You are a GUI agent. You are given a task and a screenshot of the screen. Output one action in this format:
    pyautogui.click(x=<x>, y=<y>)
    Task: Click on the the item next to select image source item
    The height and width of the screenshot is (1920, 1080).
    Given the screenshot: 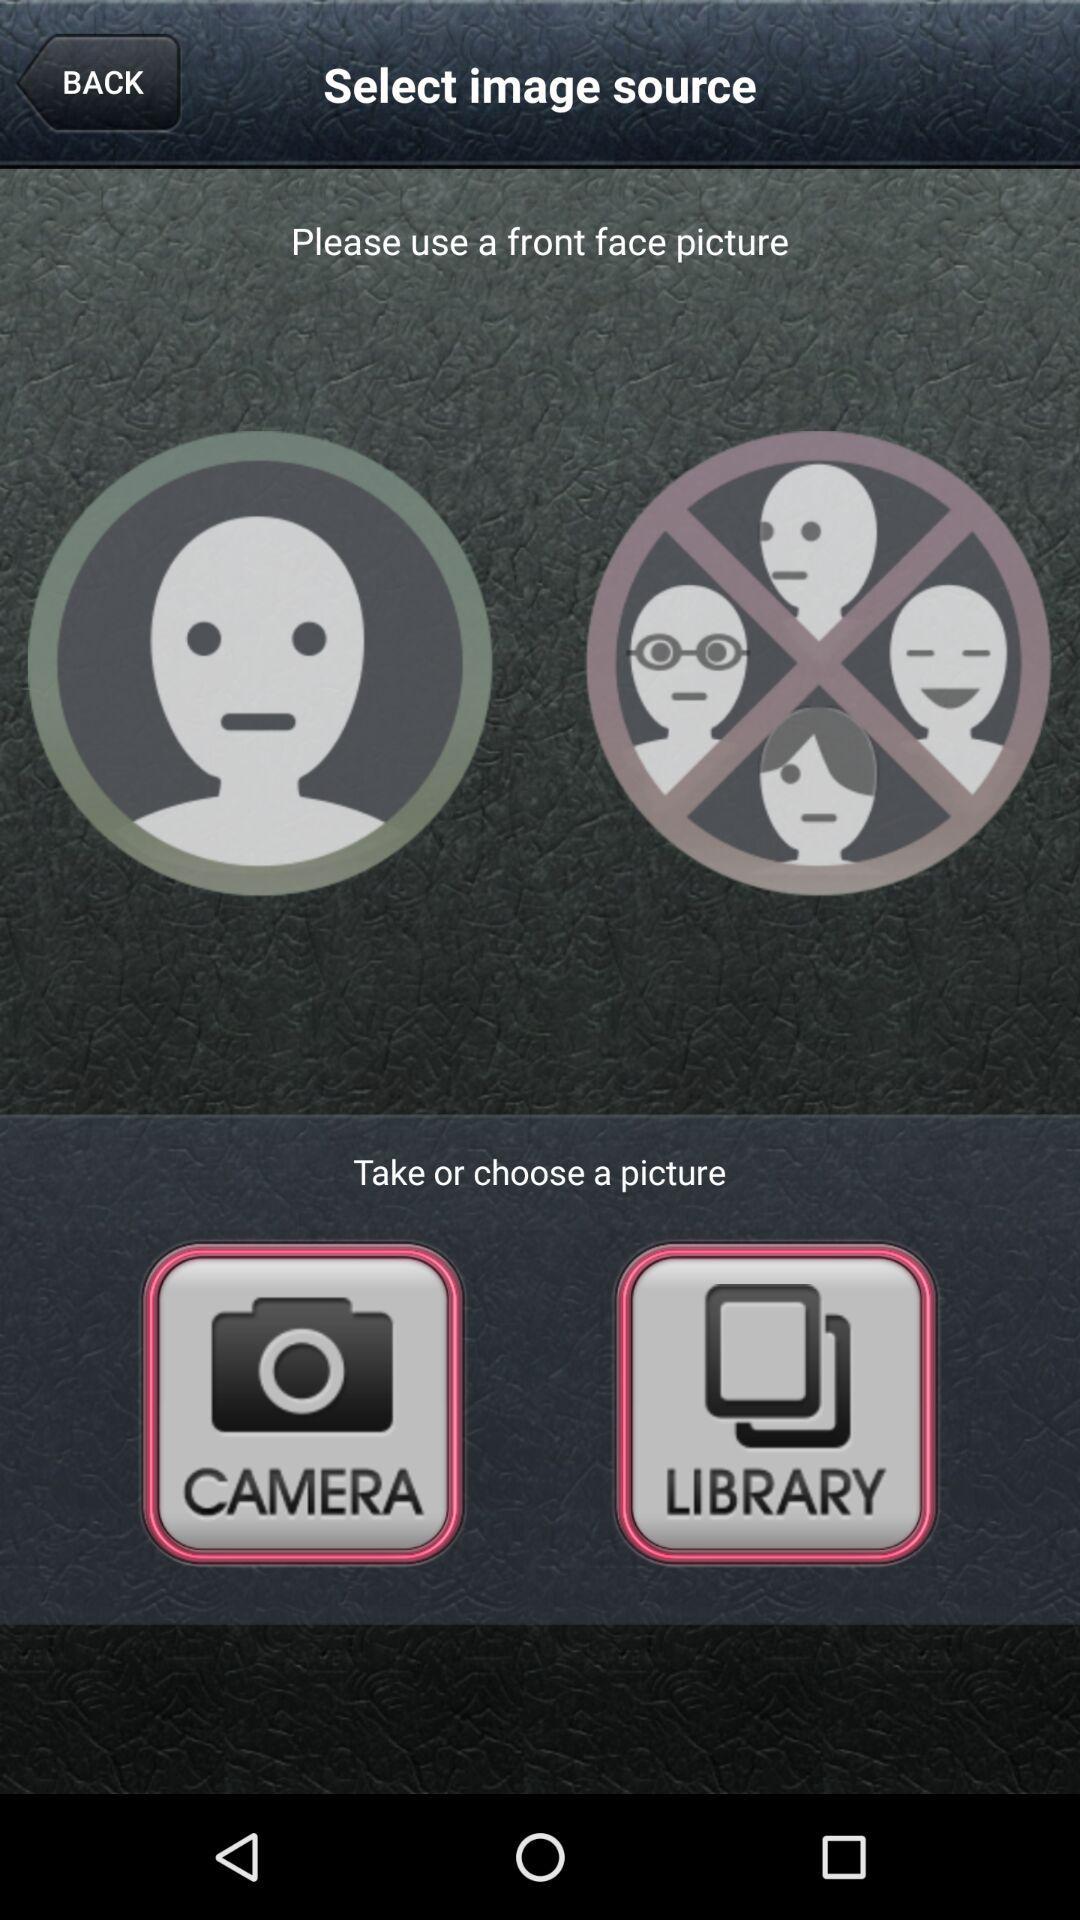 What is the action you would take?
    pyautogui.click(x=97, y=83)
    